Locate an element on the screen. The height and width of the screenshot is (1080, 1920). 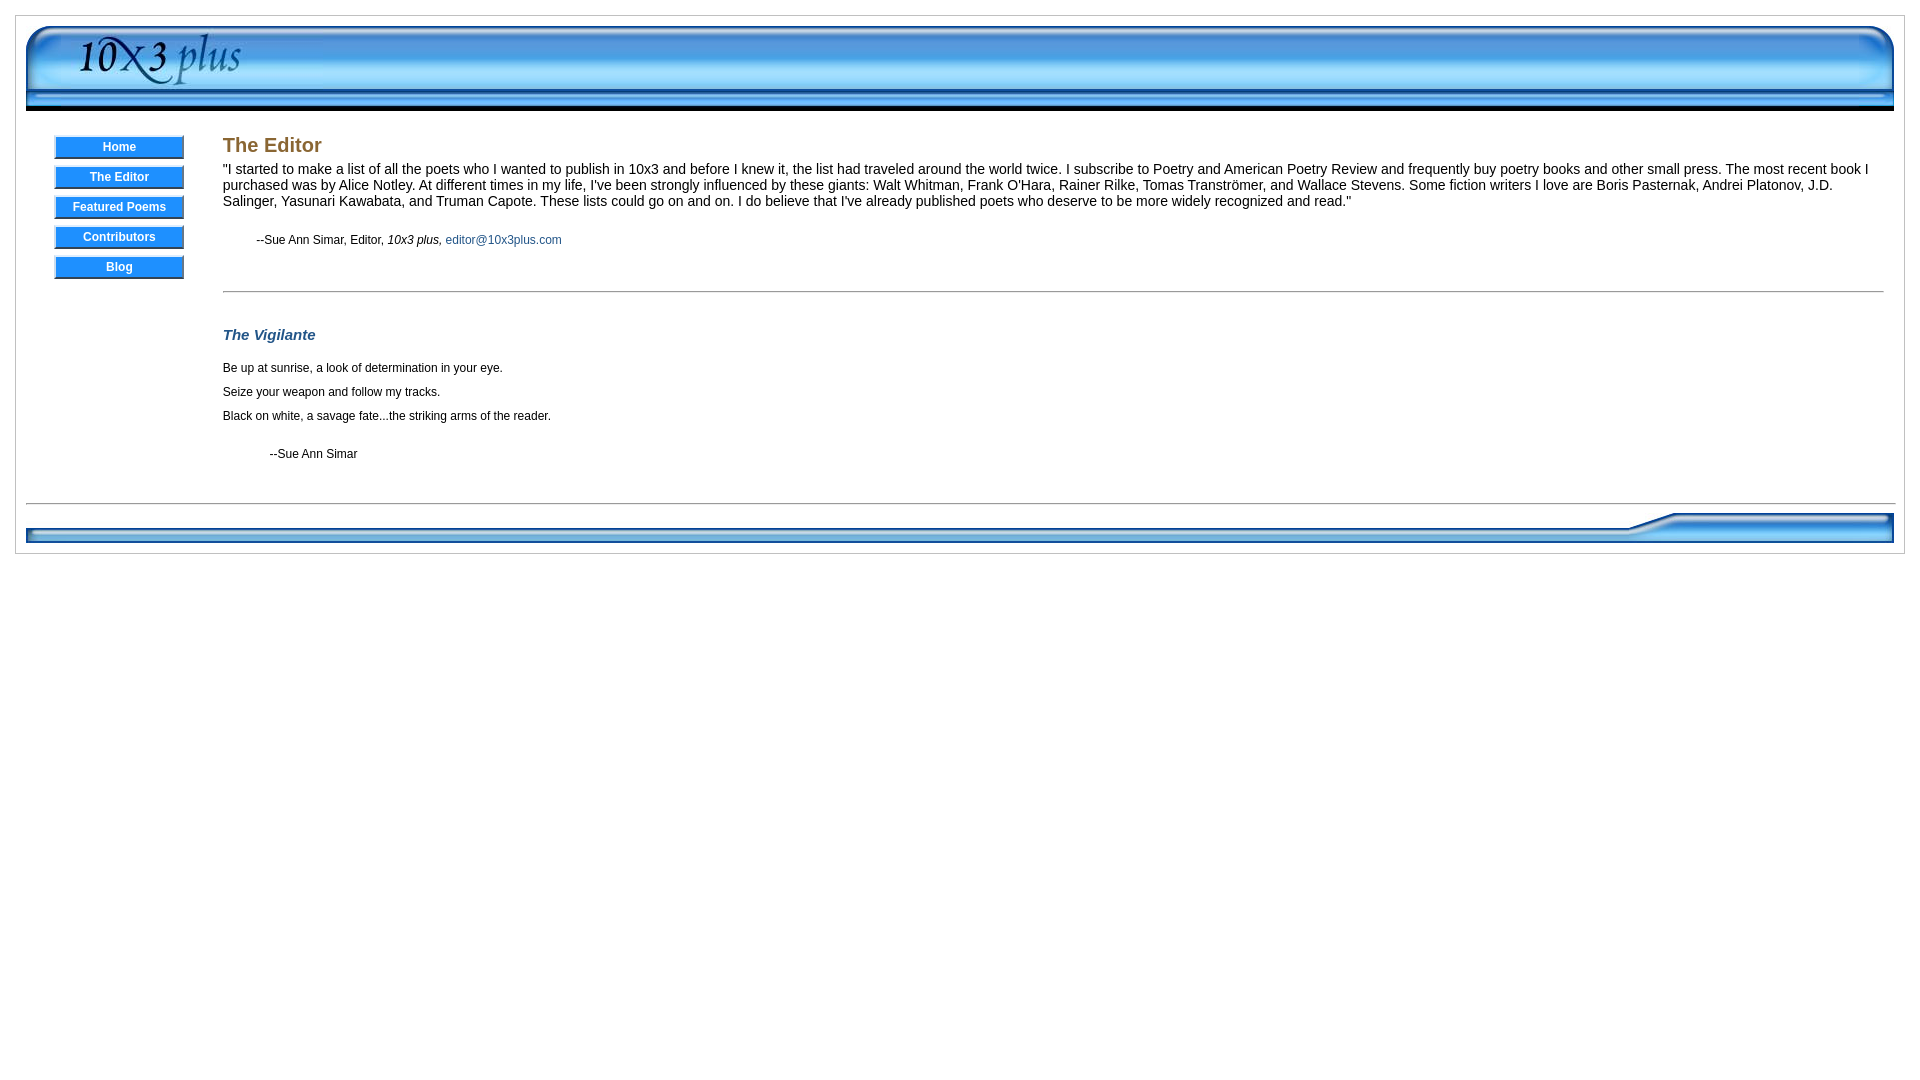
'Blog' is located at coordinates (118, 265).